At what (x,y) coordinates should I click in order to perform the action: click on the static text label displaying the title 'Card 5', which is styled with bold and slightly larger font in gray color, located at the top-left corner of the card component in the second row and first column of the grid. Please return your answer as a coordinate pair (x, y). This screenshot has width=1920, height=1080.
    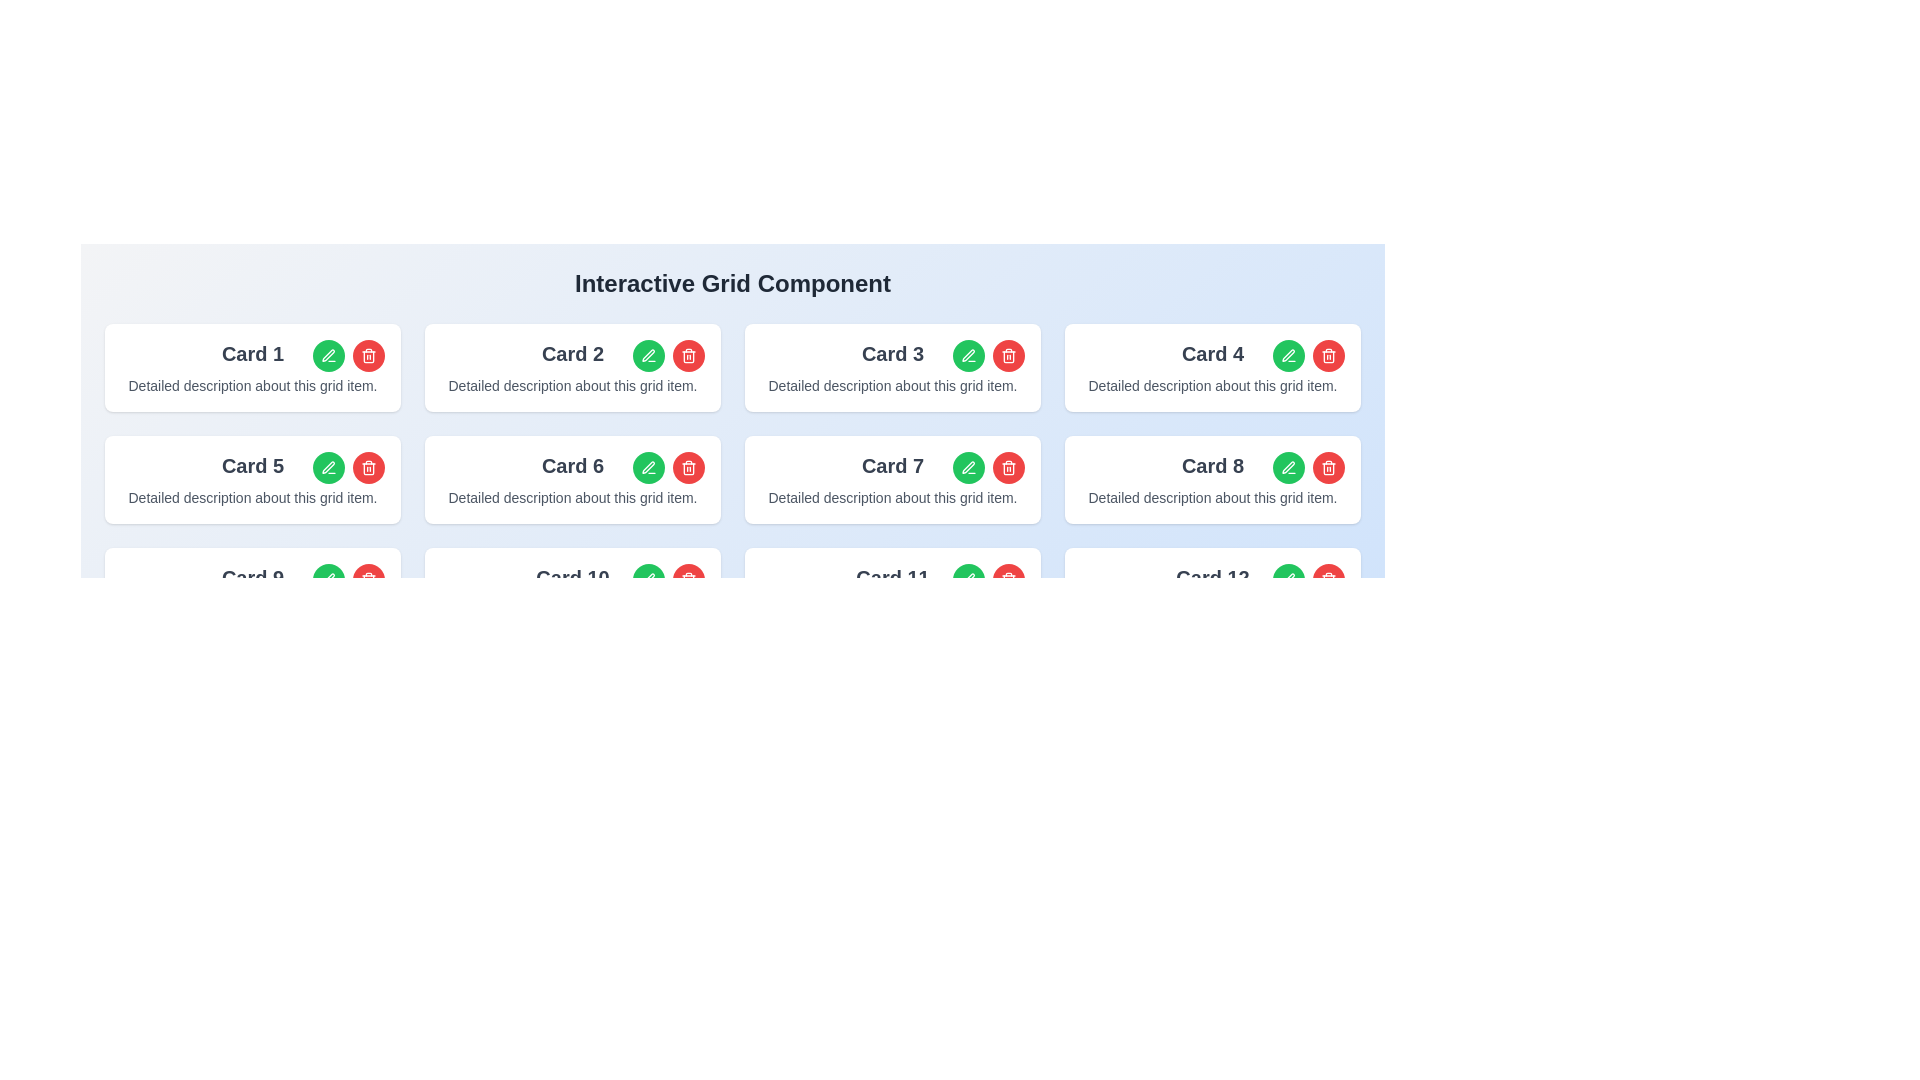
    Looking at the image, I should click on (252, 466).